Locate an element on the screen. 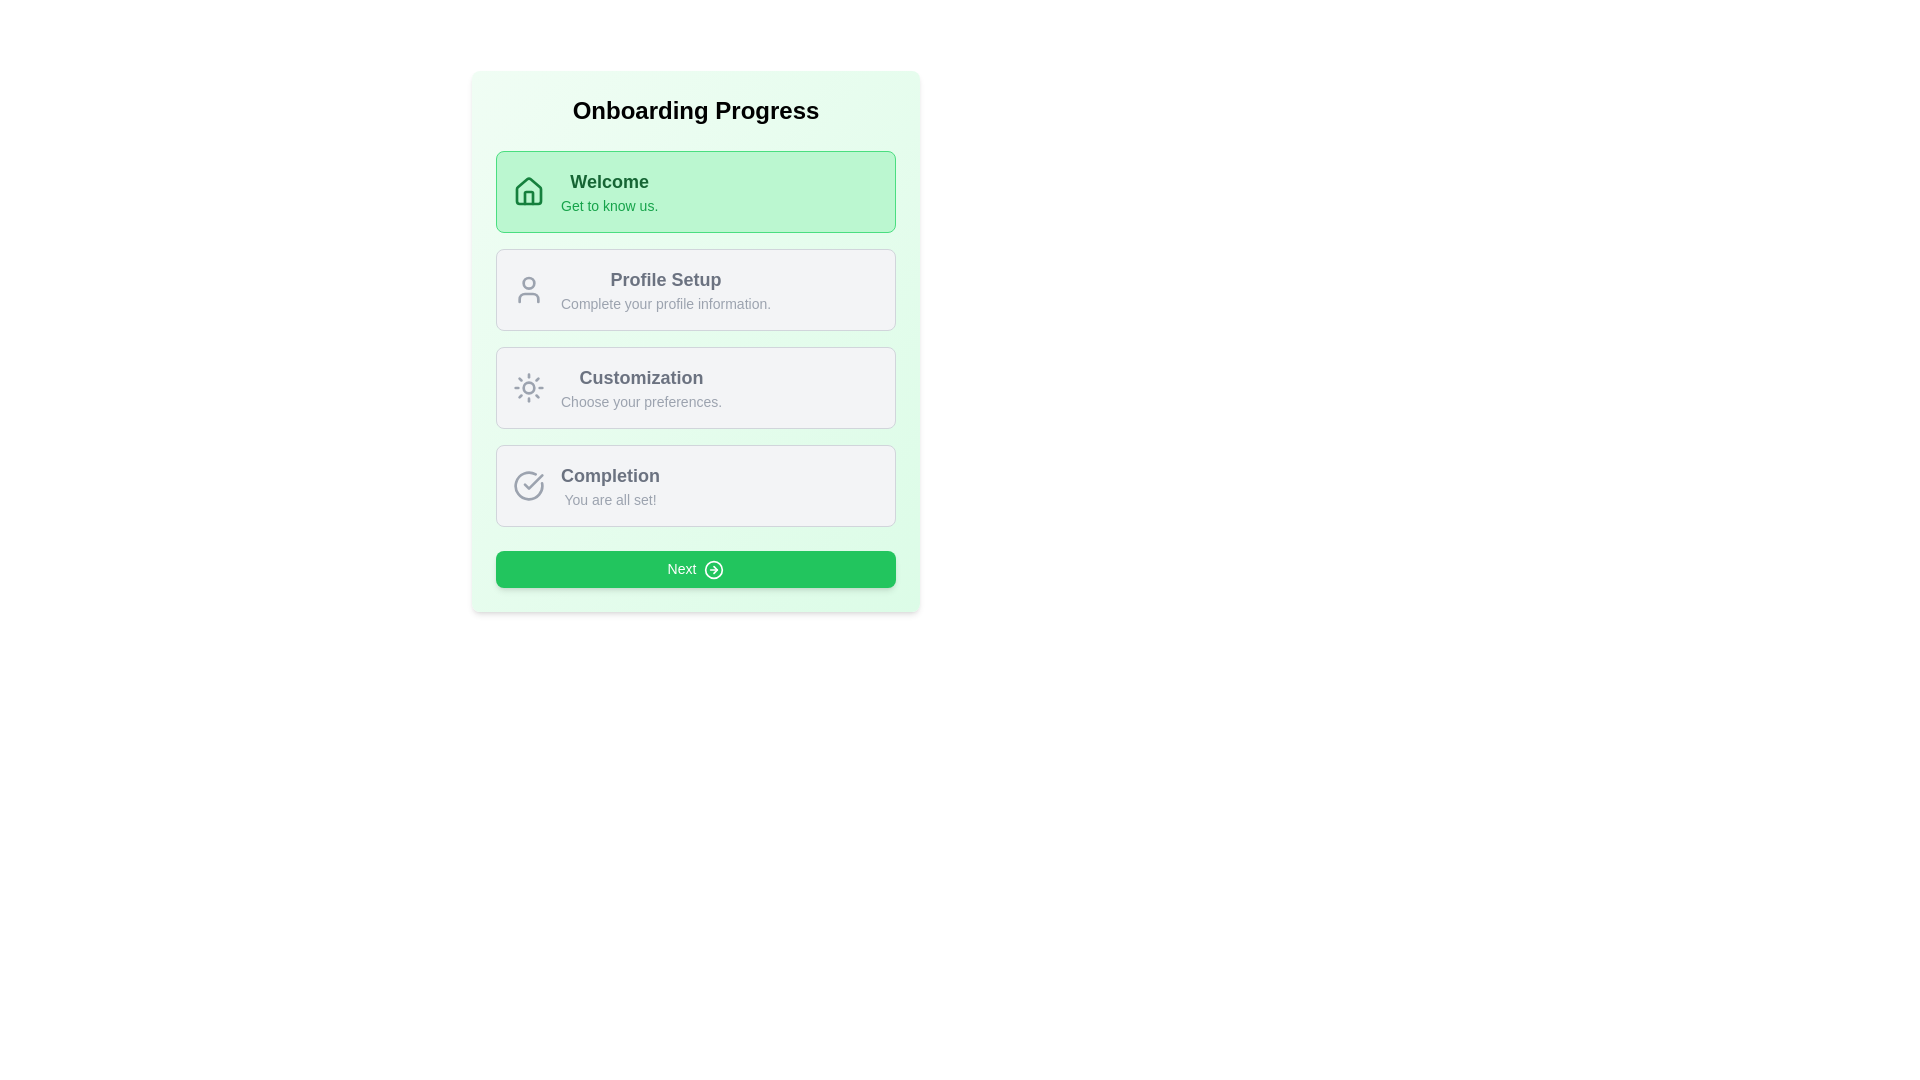 This screenshot has height=1080, width=1920. the 'Welcome' text label, which is displayed in a bold, large green font at the top of the onboarding progress panel is located at coordinates (608, 181).